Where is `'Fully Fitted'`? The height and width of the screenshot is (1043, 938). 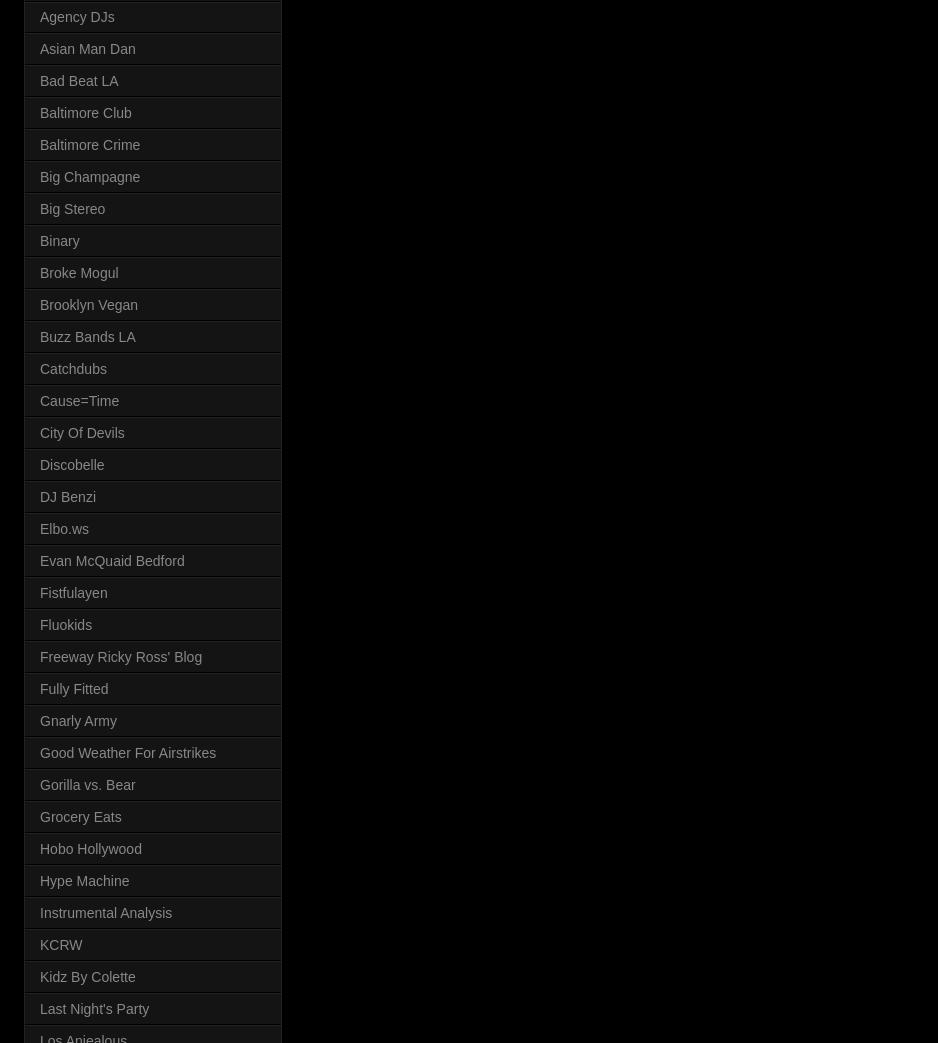 'Fully Fitted' is located at coordinates (74, 689).